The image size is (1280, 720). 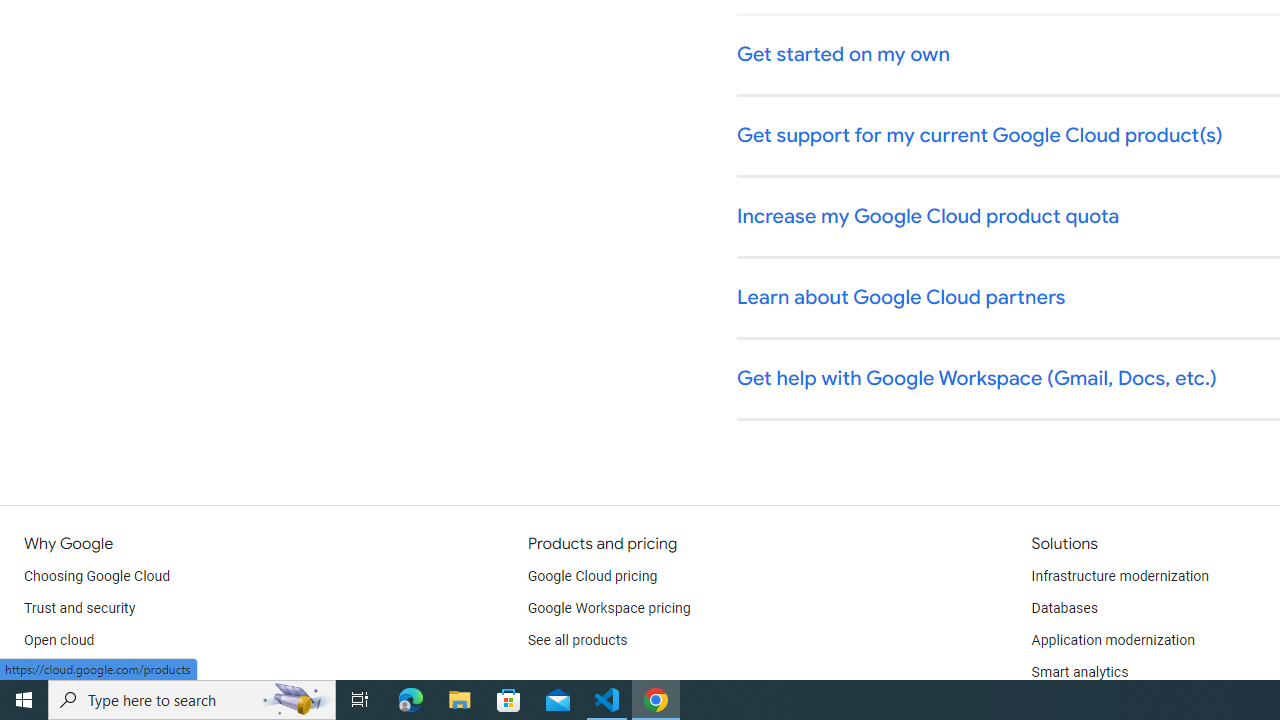 I want to click on 'Application modernization', so click(x=1111, y=640).